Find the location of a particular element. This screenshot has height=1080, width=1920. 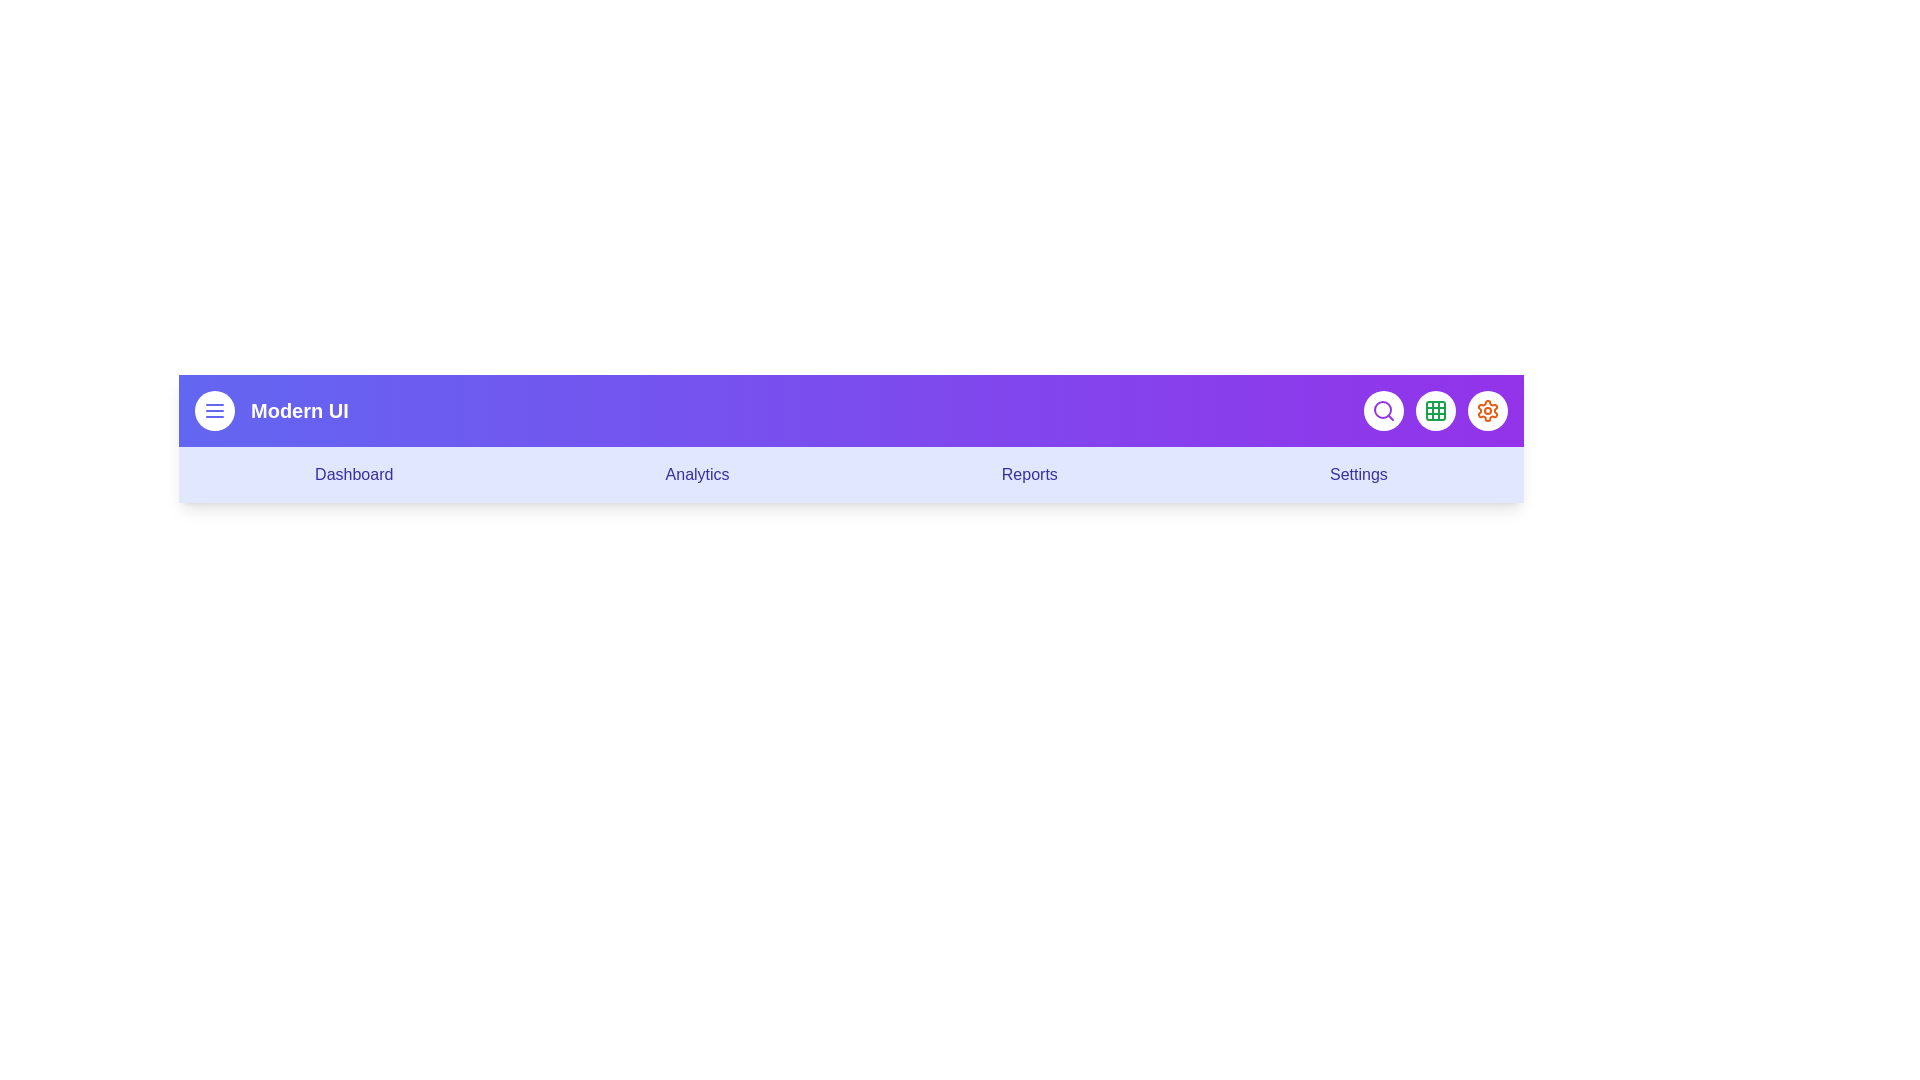

the menu item corresponding to Settings is located at coordinates (1358, 474).